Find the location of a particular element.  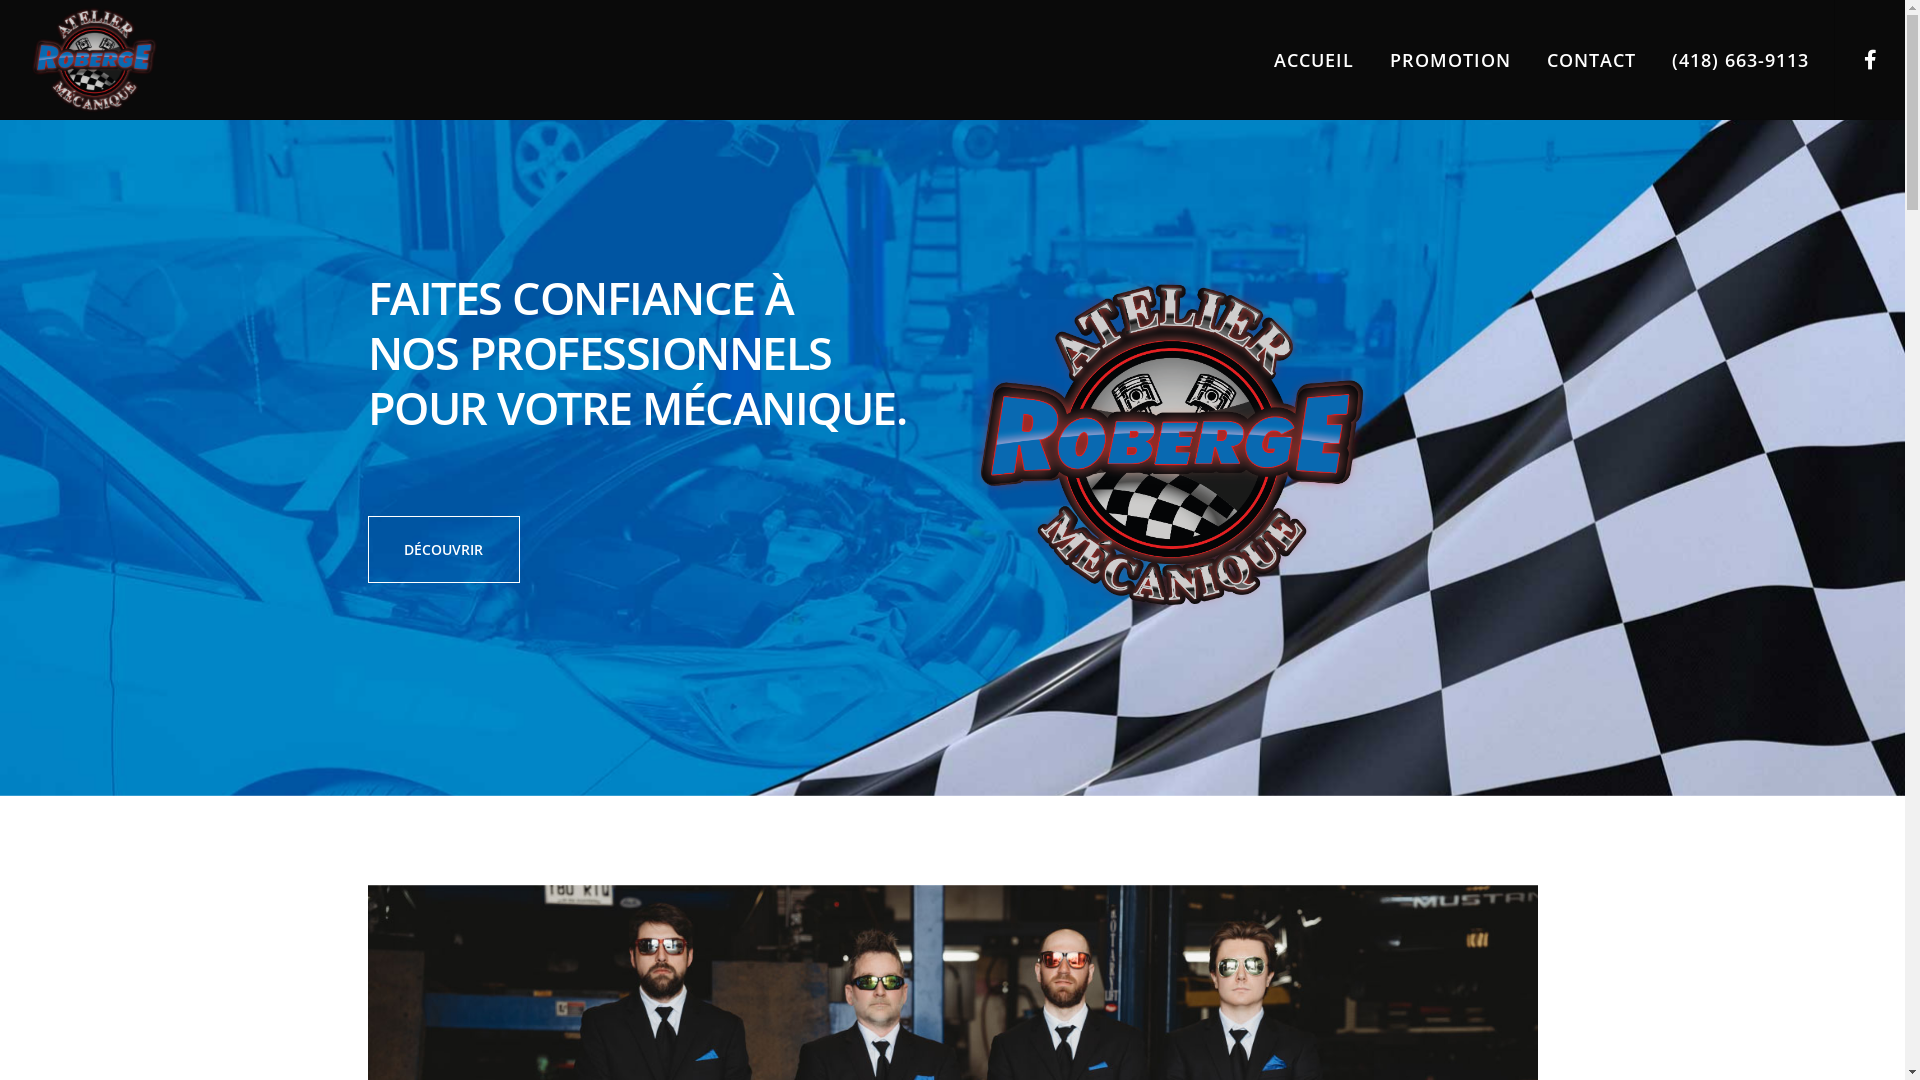

'(418) 663-9113' is located at coordinates (1721, 59).